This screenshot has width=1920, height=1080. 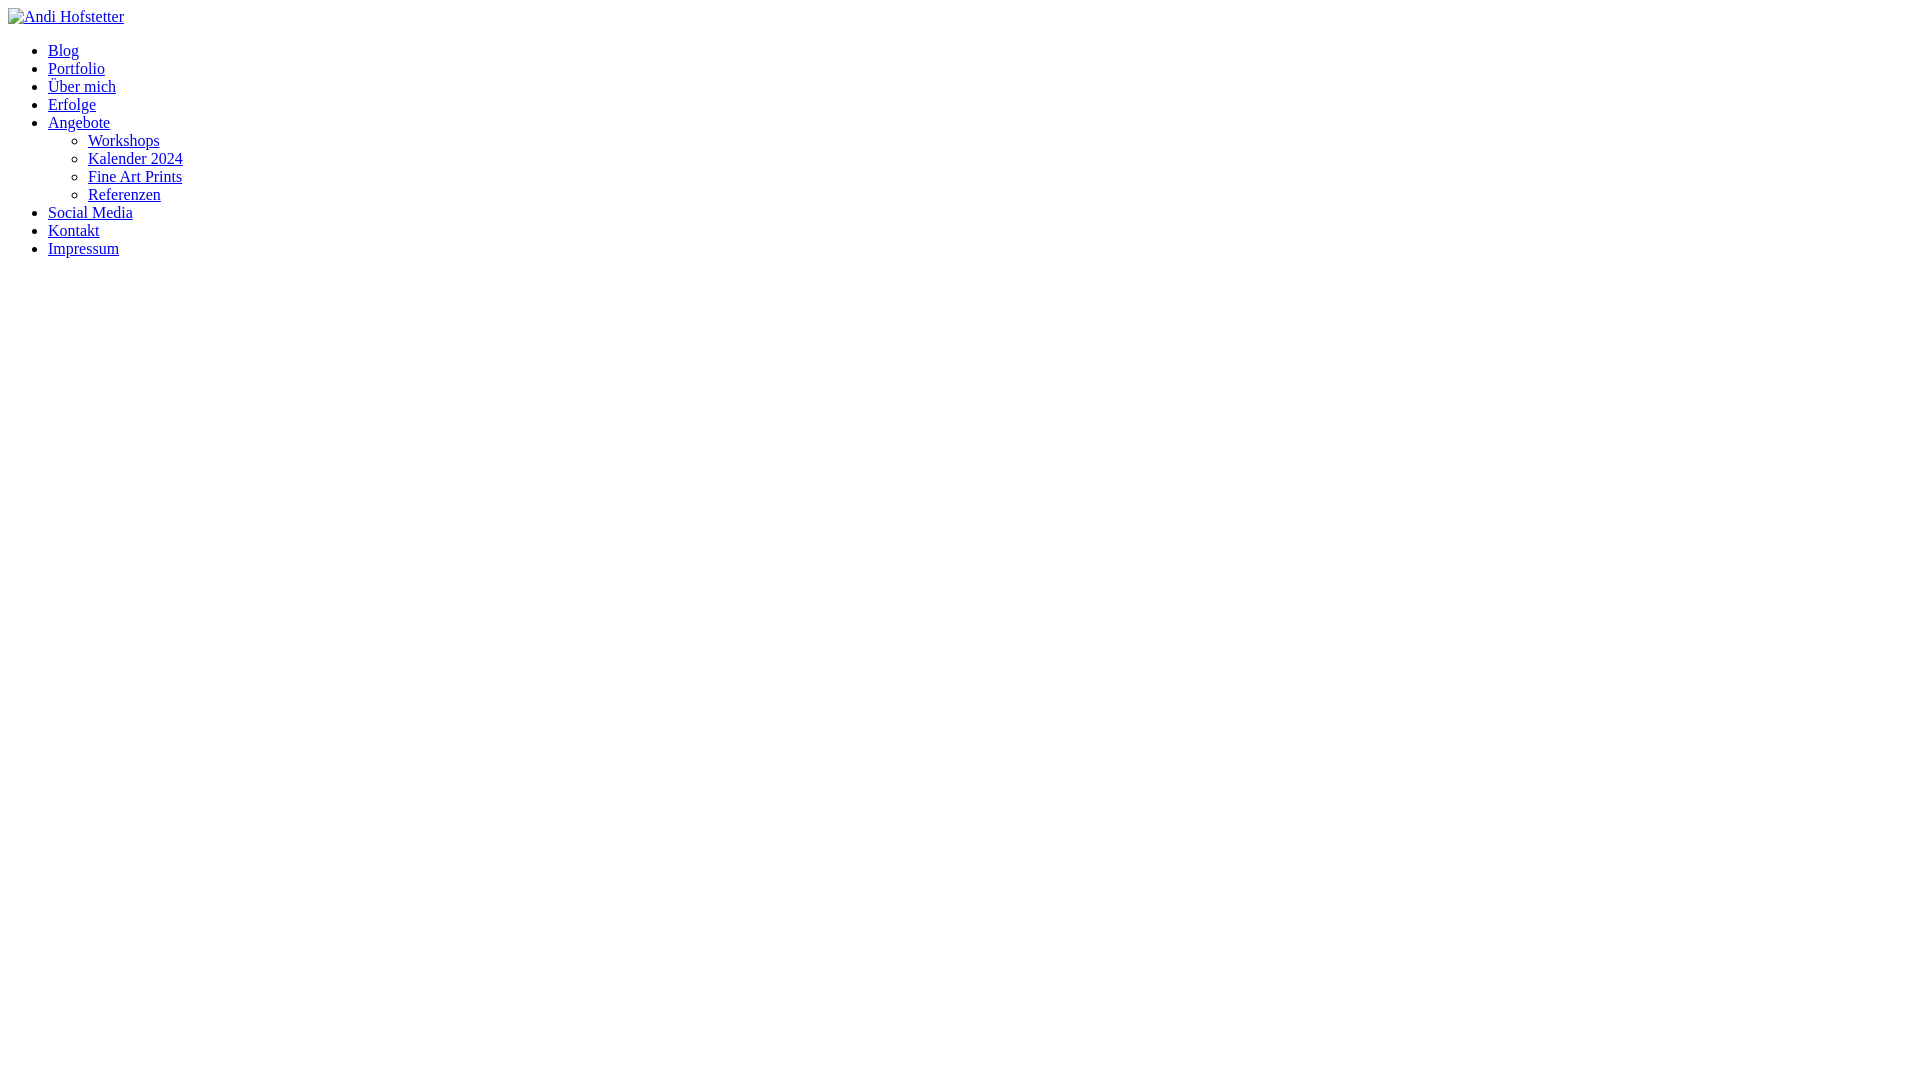 What do you see at coordinates (123, 194) in the screenshot?
I see `'Referenzen'` at bounding box center [123, 194].